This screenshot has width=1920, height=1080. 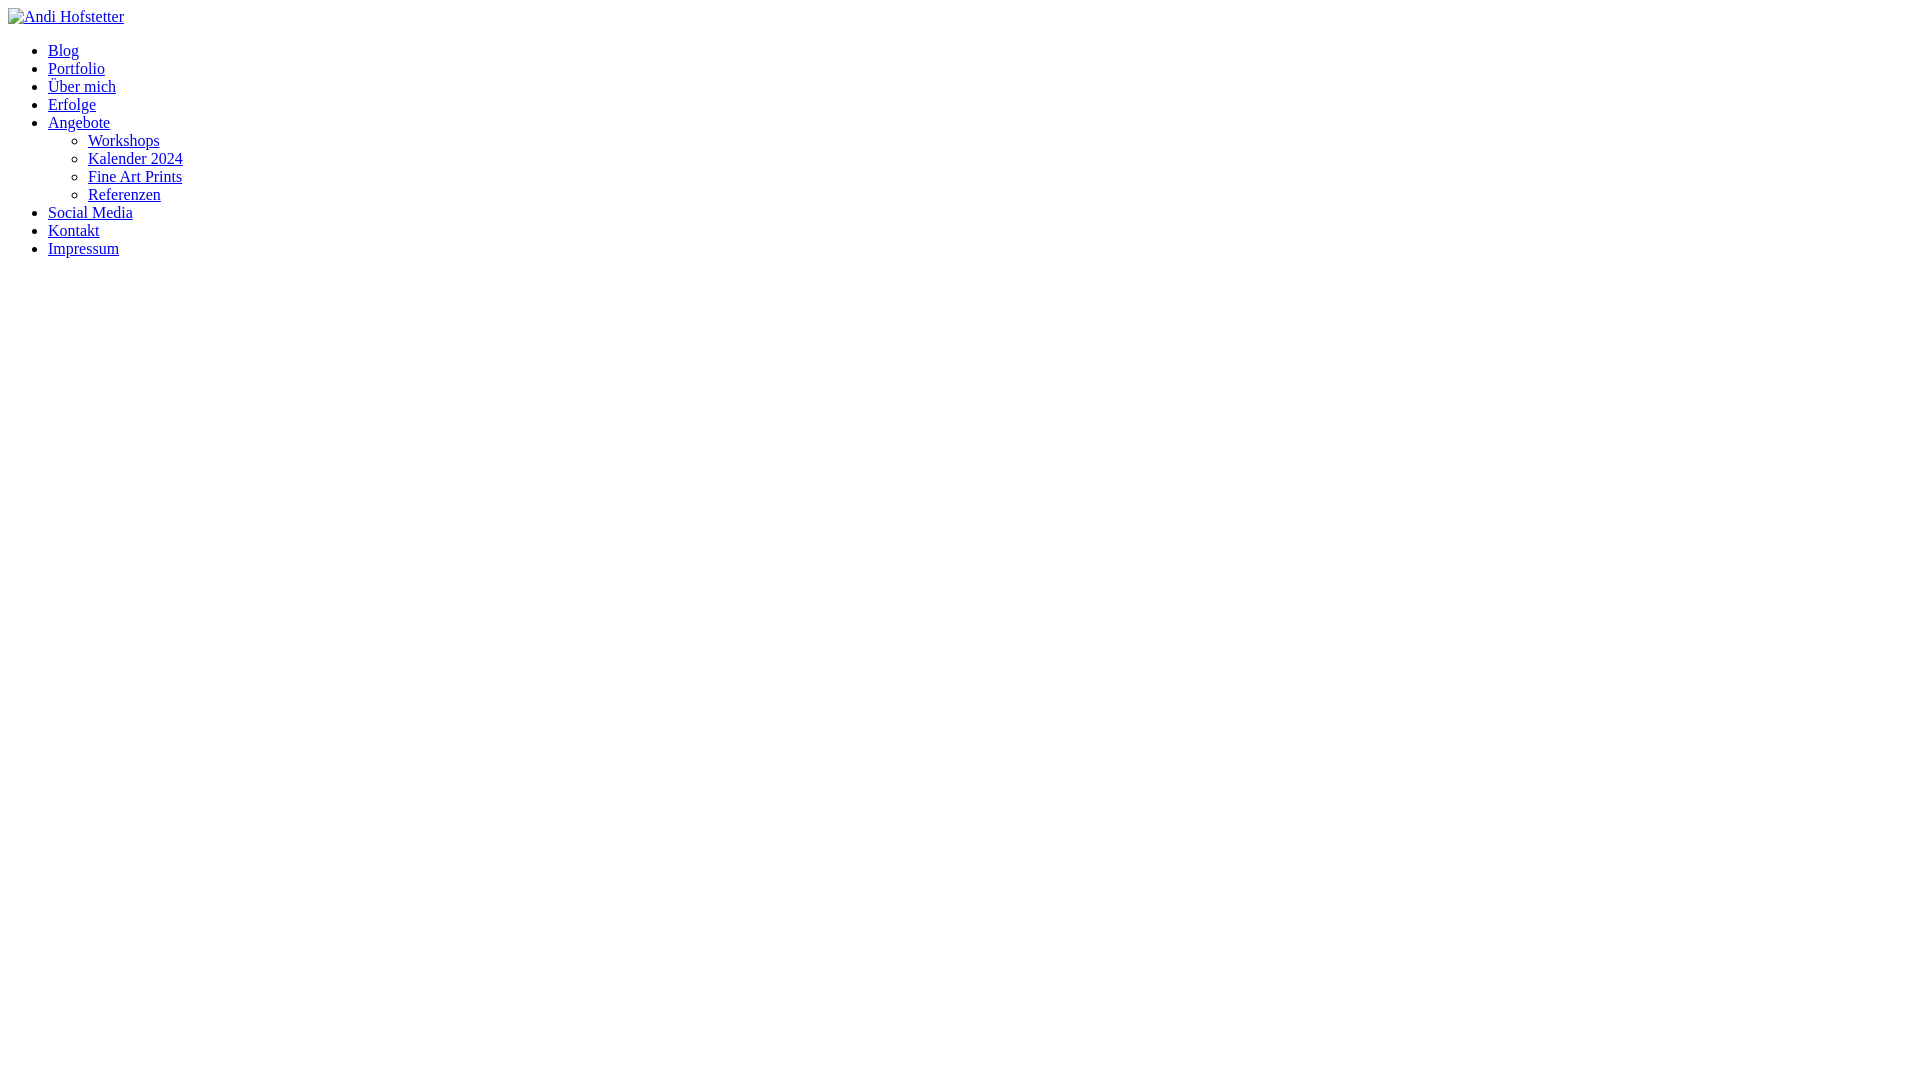 What do you see at coordinates (123, 194) in the screenshot?
I see `'Referenzen'` at bounding box center [123, 194].